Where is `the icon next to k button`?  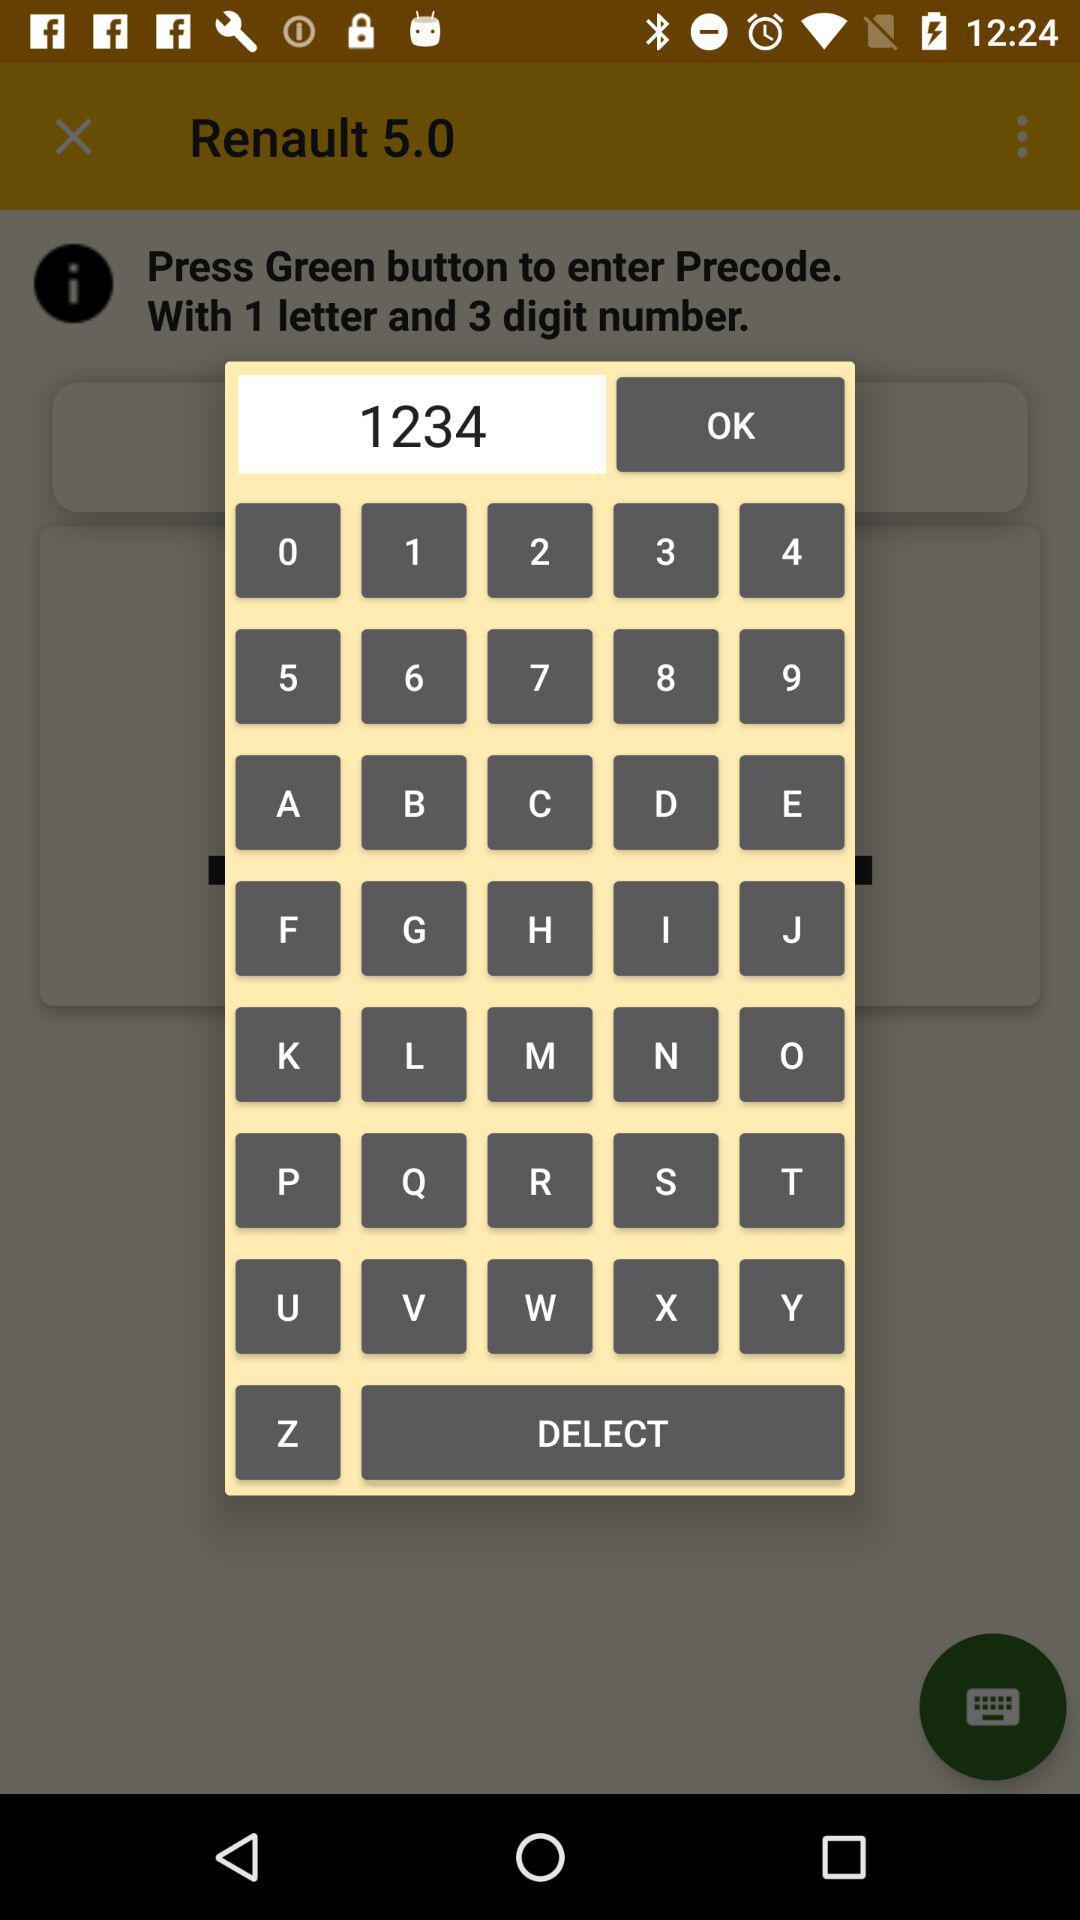
the icon next to k button is located at coordinates (412, 1180).